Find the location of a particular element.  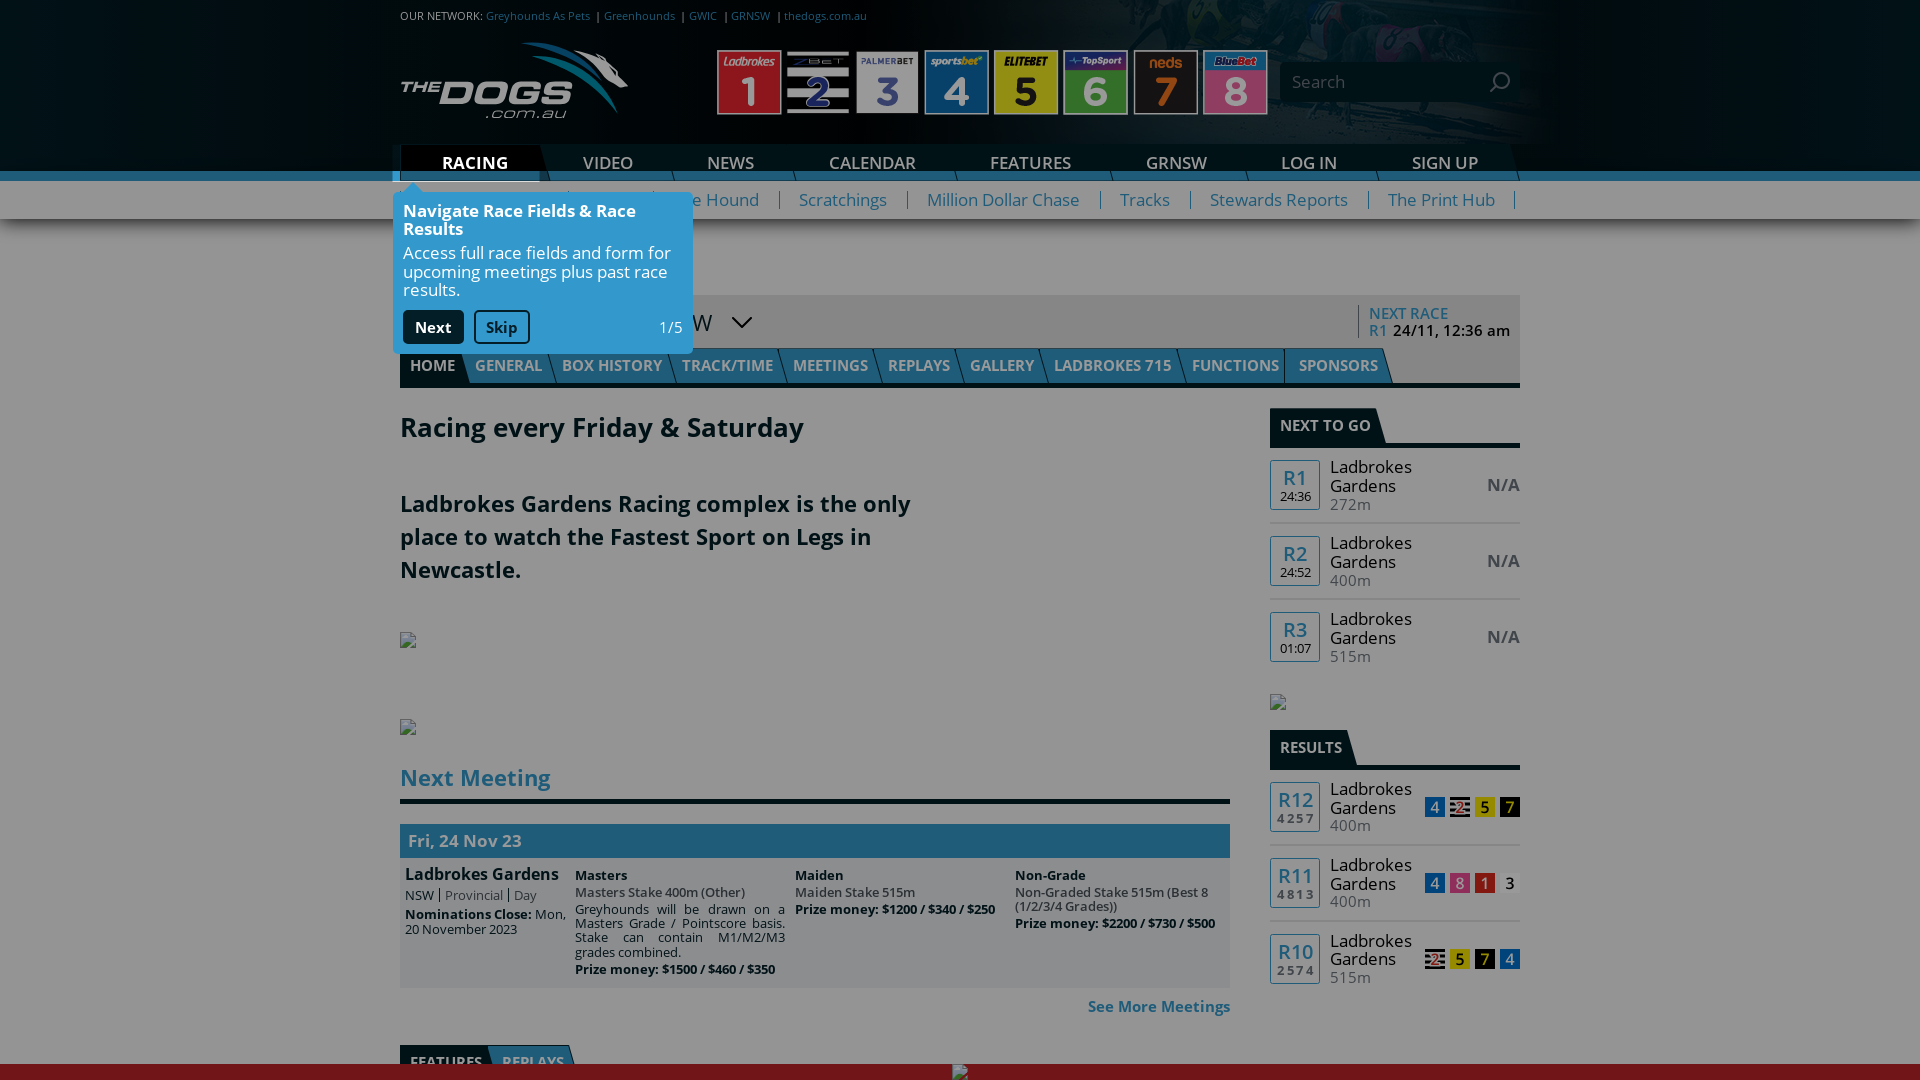

'The Print Hub' is located at coordinates (1441, 200).